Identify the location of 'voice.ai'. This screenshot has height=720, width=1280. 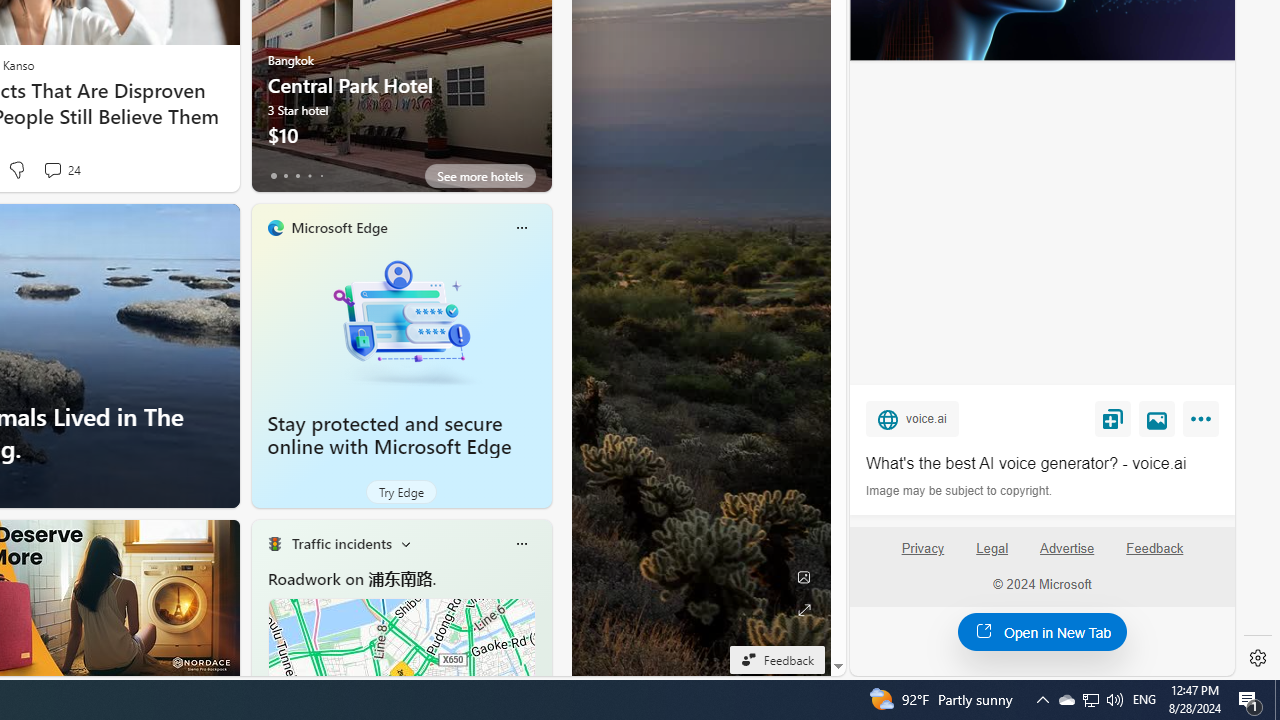
(911, 418).